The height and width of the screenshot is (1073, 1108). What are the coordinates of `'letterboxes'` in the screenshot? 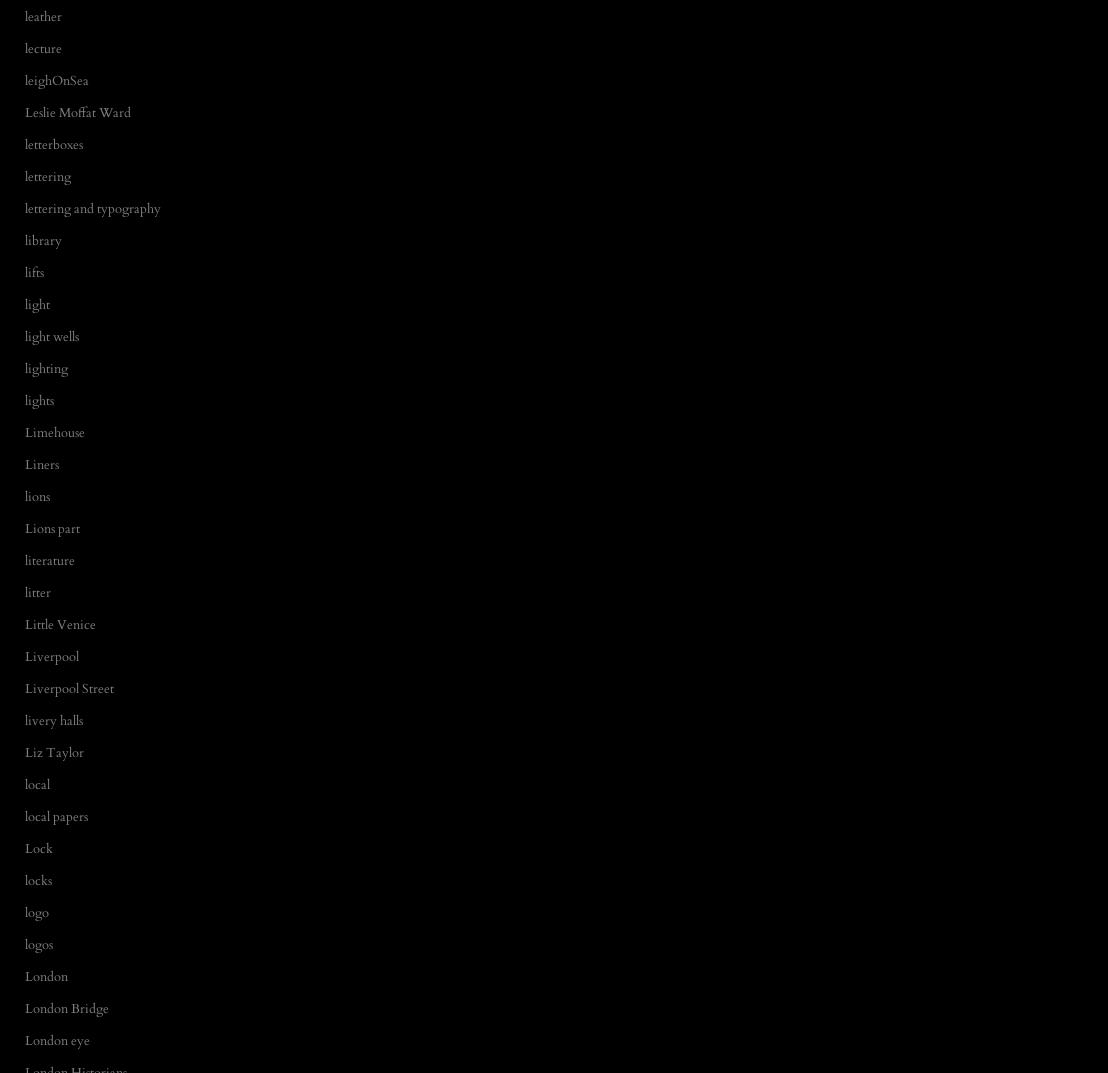 It's located at (52, 142).